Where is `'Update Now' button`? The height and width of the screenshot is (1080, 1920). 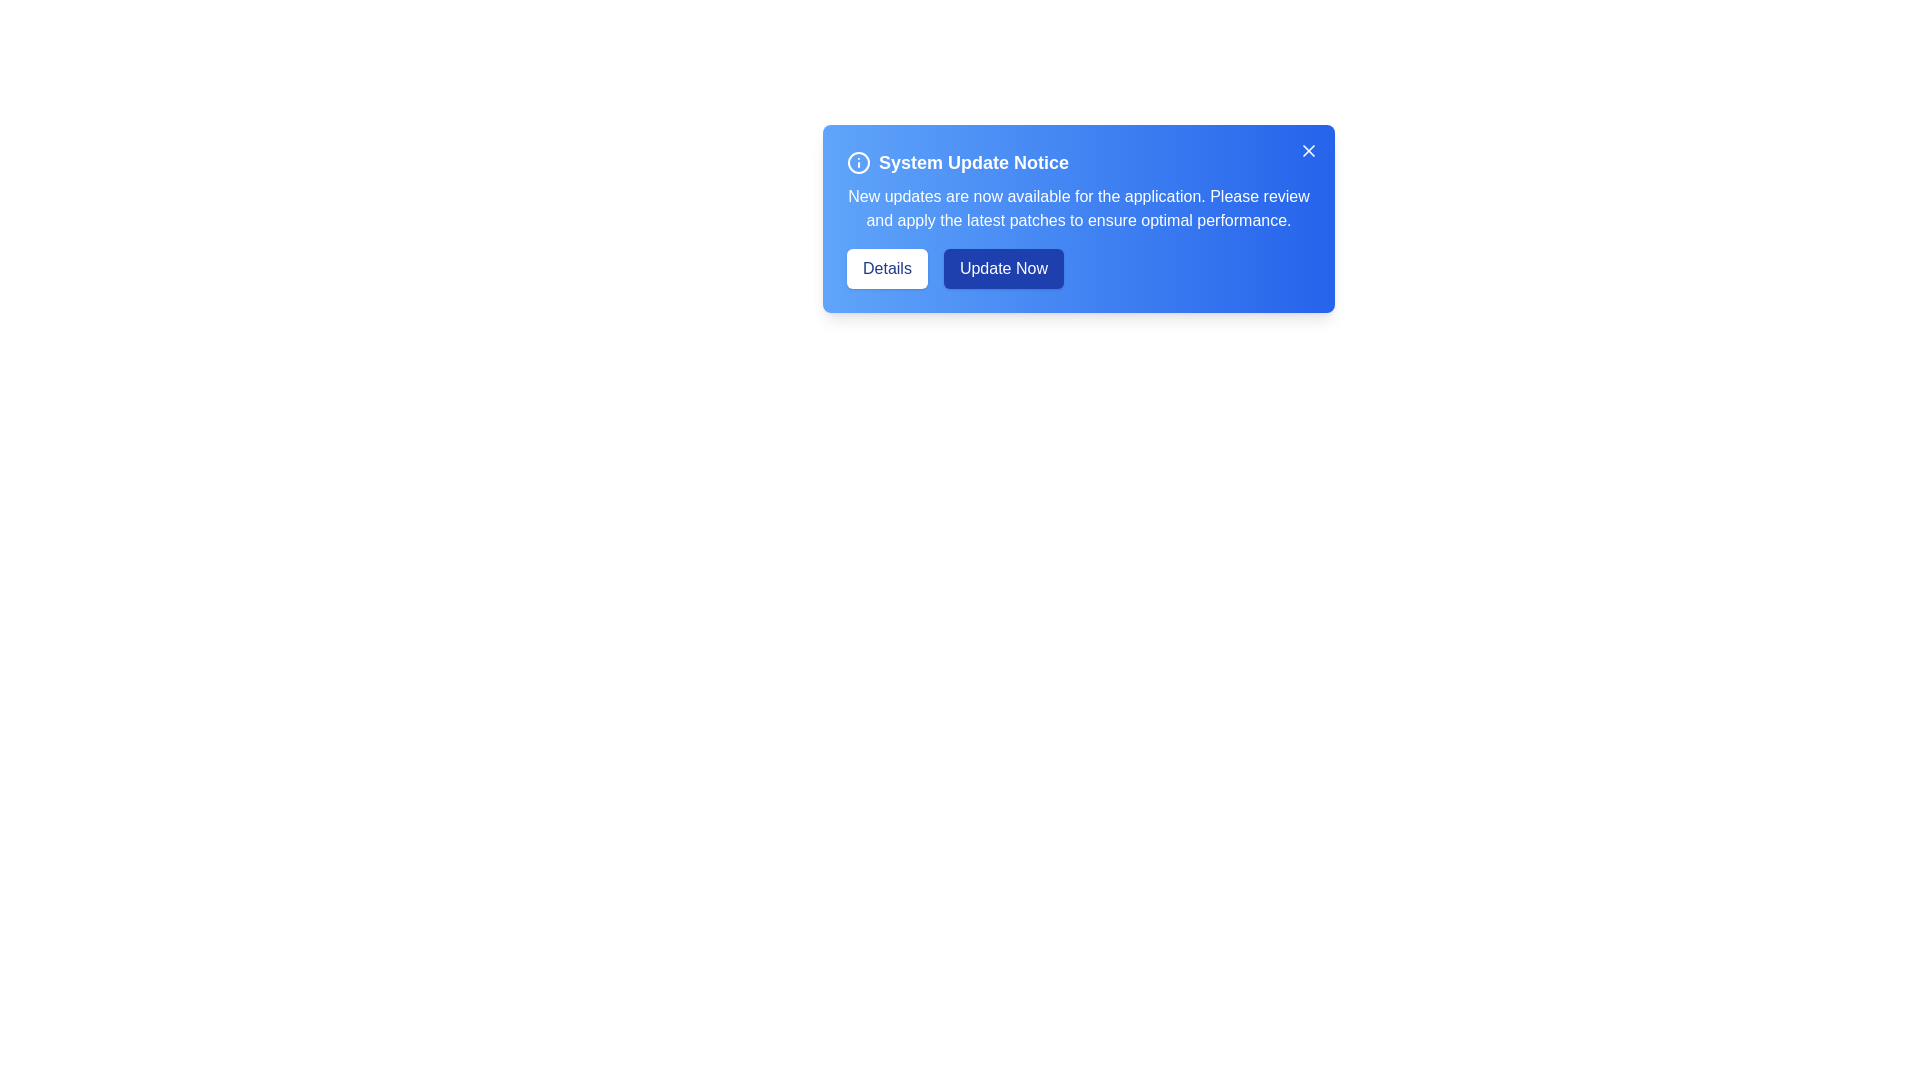 'Update Now' button is located at coordinates (1003, 268).